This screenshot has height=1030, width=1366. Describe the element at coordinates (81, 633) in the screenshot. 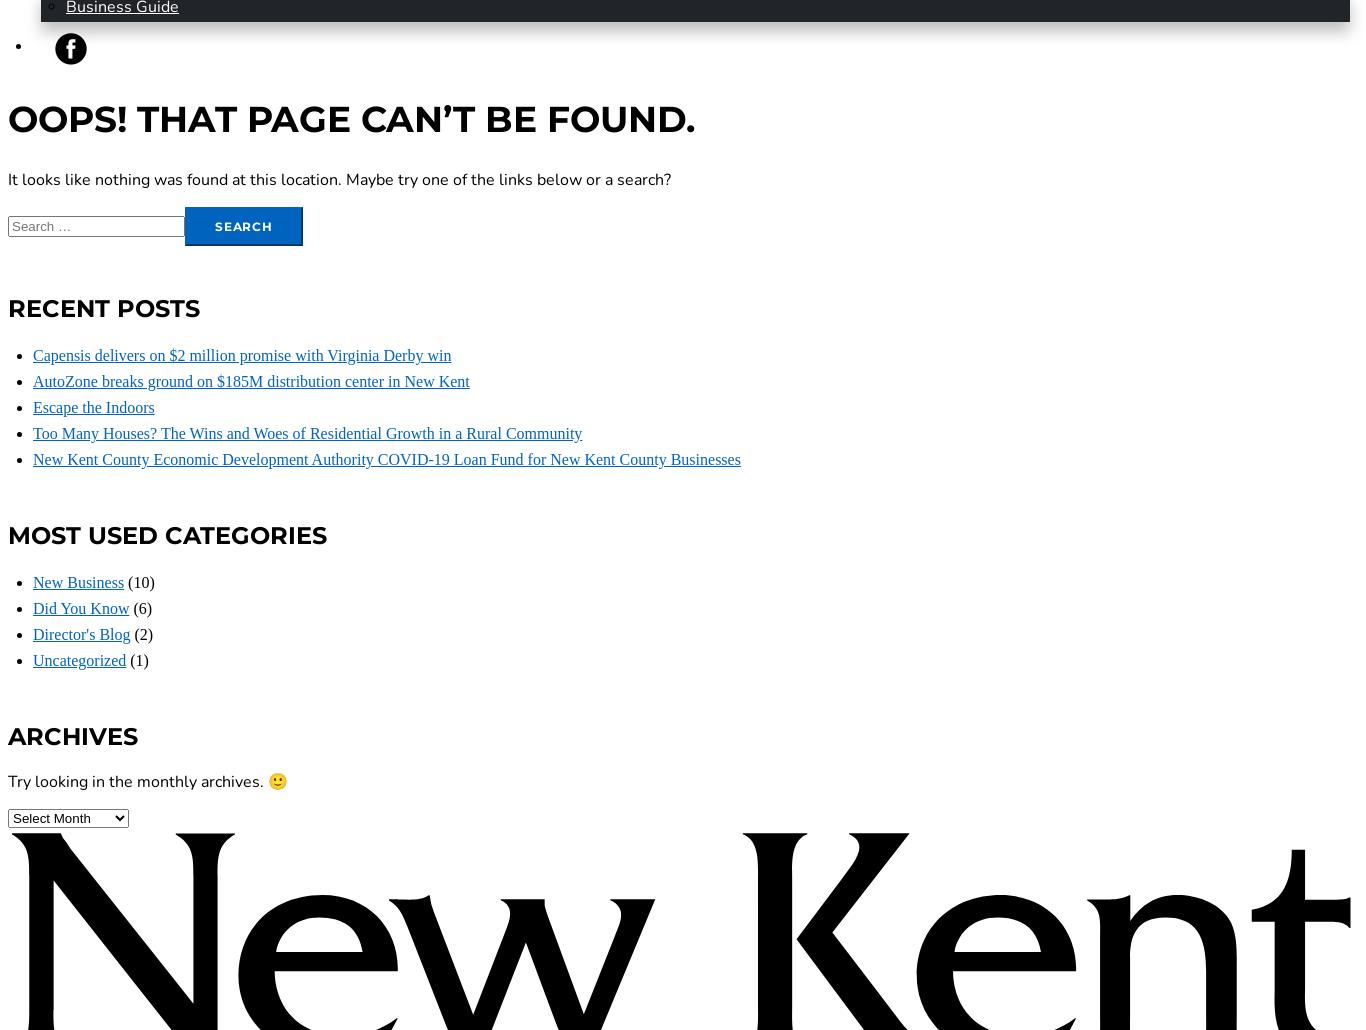

I see `'Director's Blog'` at that location.